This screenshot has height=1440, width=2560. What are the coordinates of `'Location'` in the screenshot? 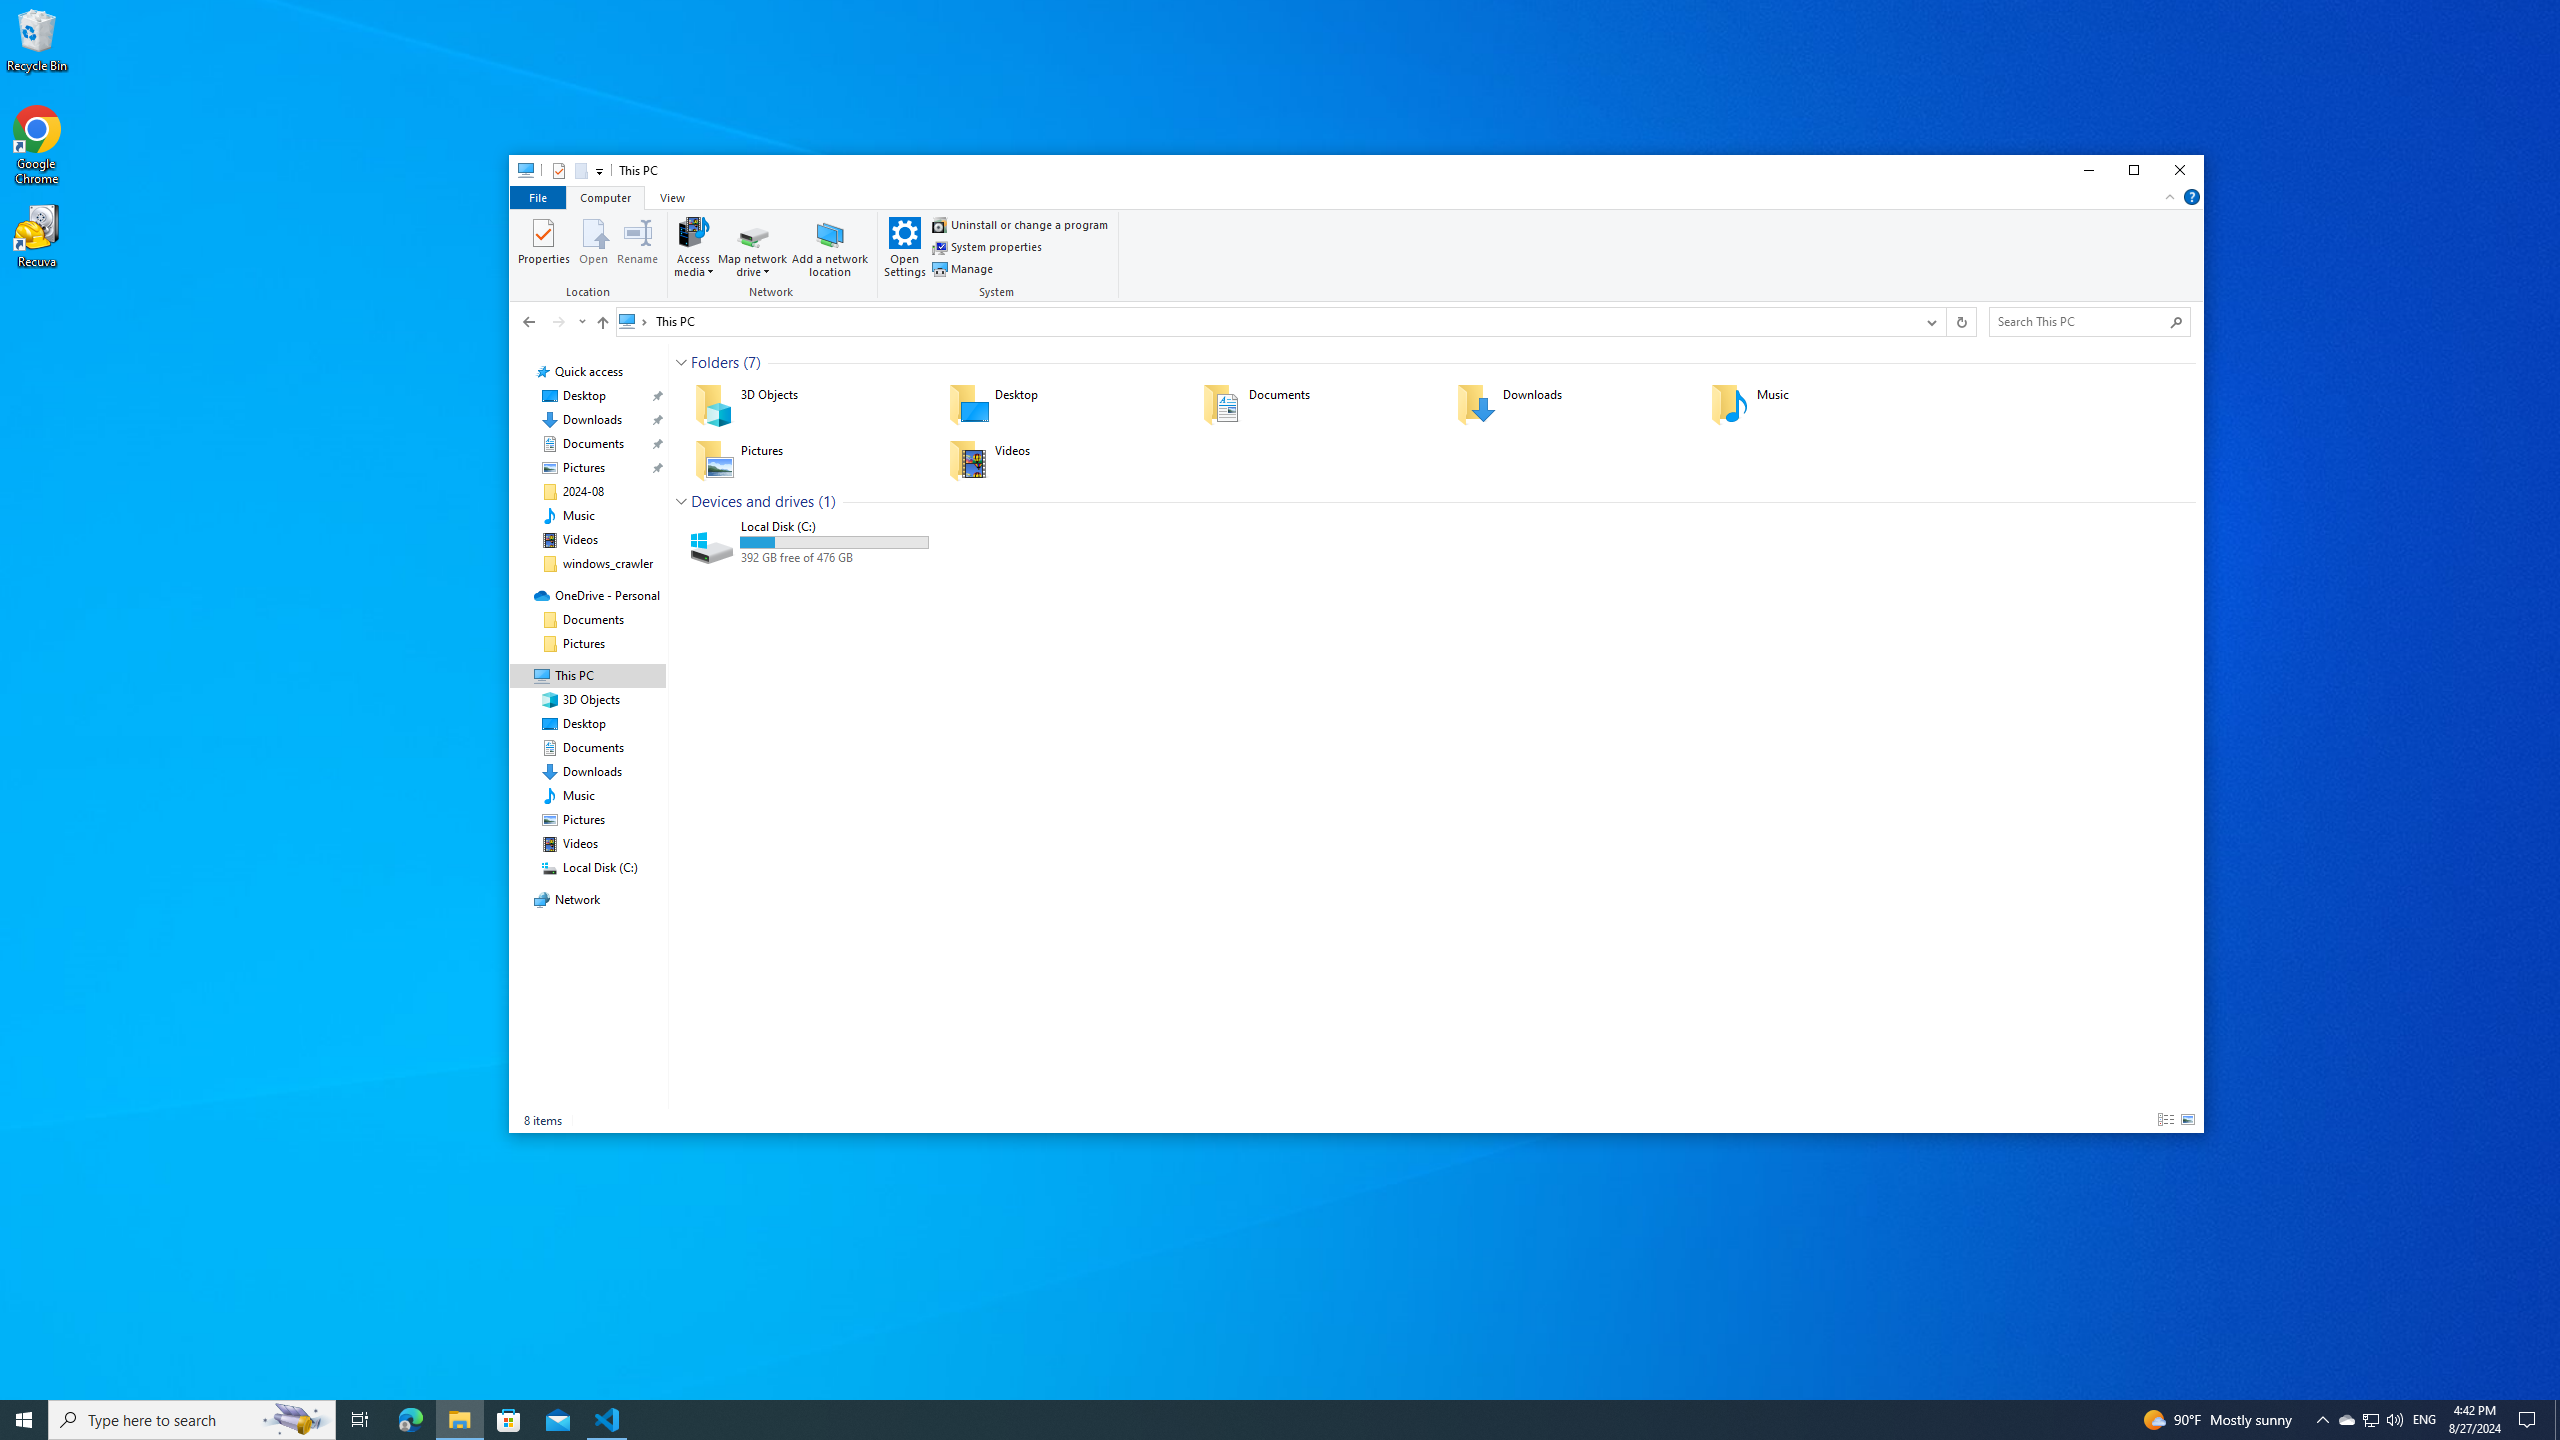 It's located at (591, 256).